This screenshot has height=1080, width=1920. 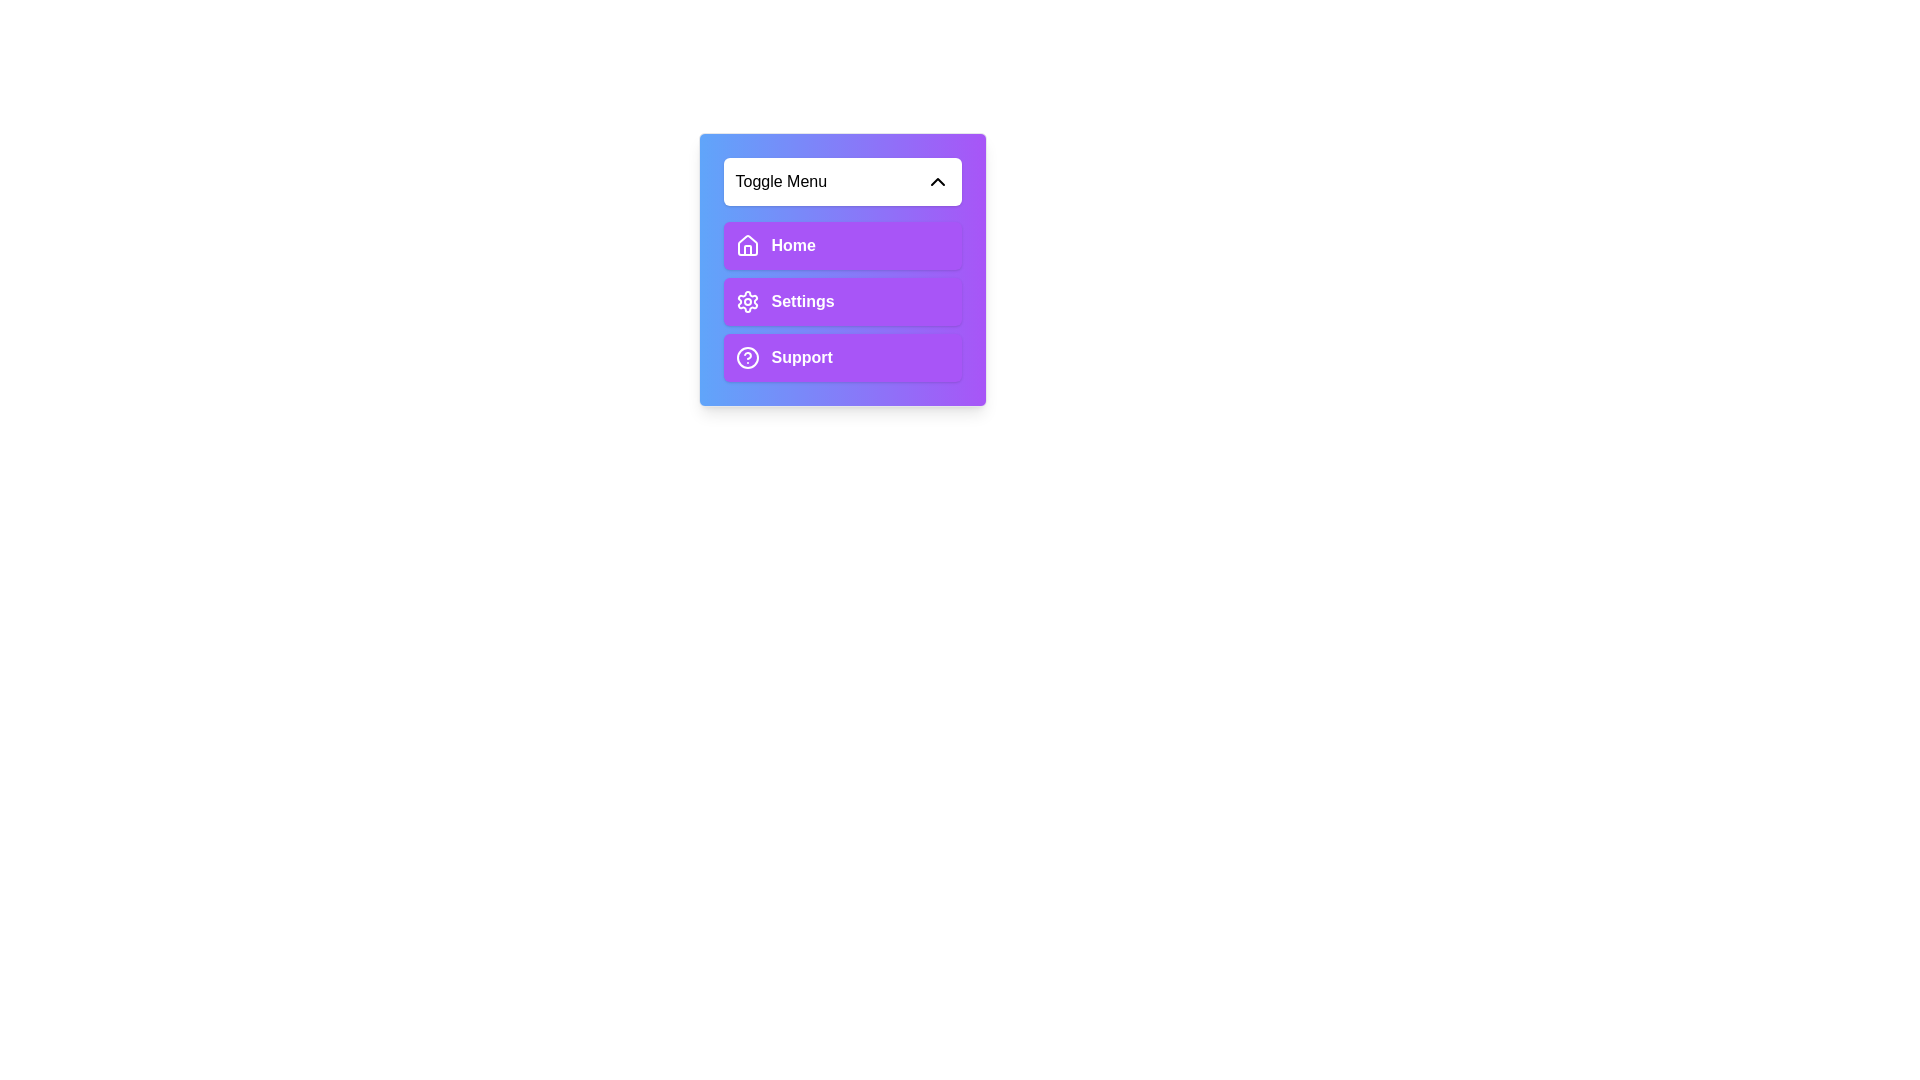 What do you see at coordinates (746, 245) in the screenshot?
I see `the house-shaped icon rendered in white` at bounding box center [746, 245].